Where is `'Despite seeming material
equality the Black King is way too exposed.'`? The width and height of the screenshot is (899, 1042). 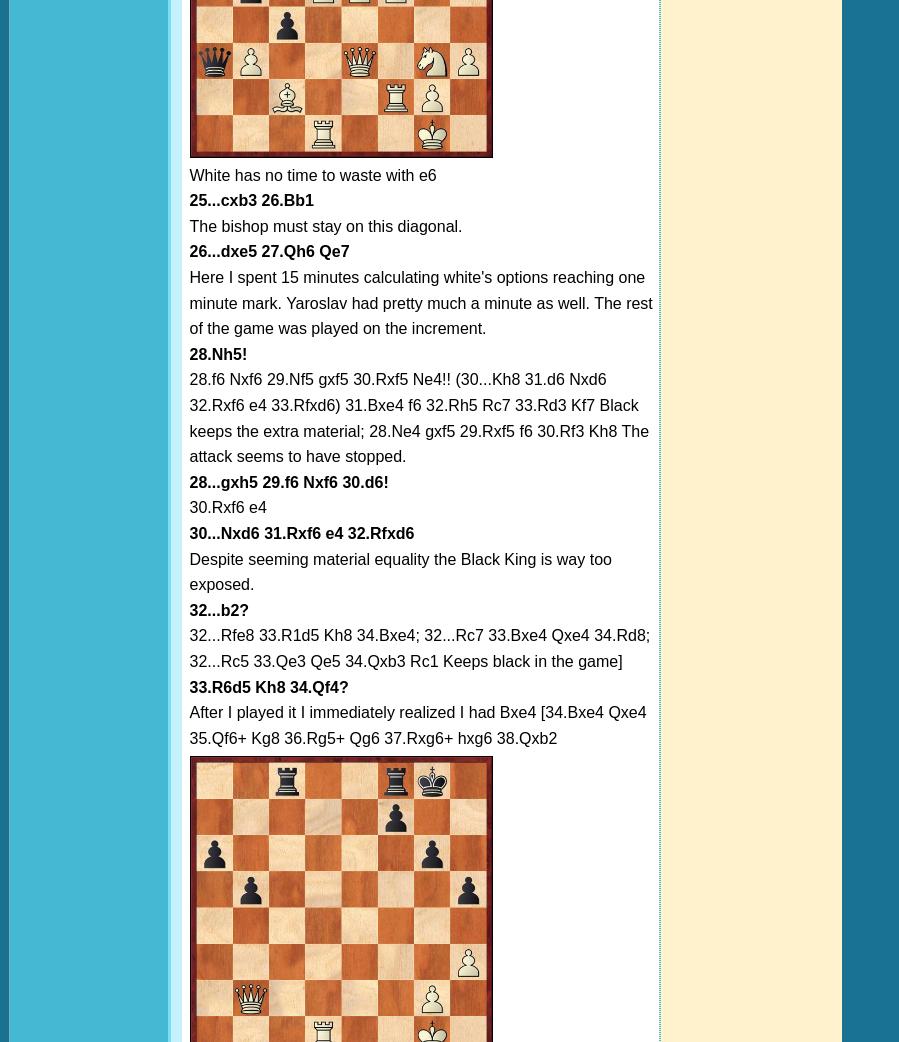 'Despite seeming material
equality the Black King is way too exposed.' is located at coordinates (398, 570).